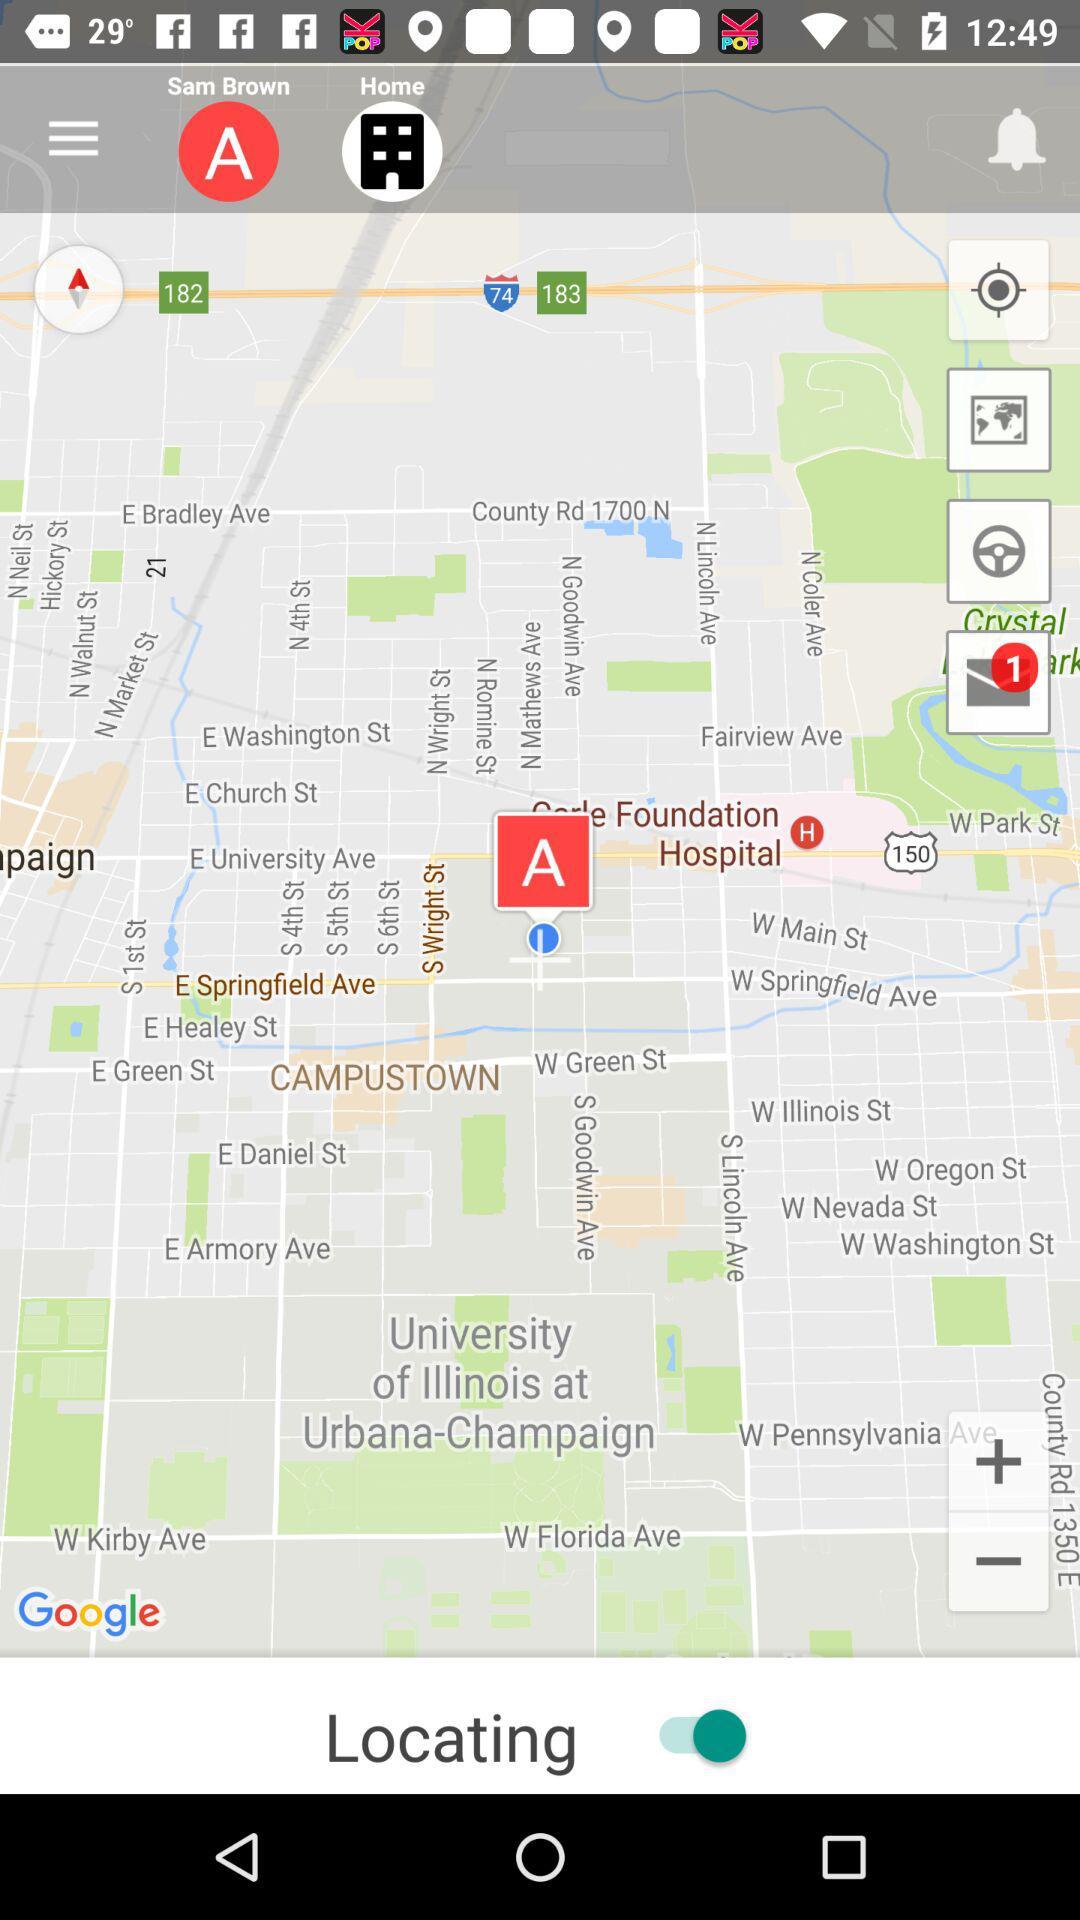 This screenshot has width=1080, height=1920. Describe the element at coordinates (998, 1459) in the screenshot. I see `the add icon` at that location.